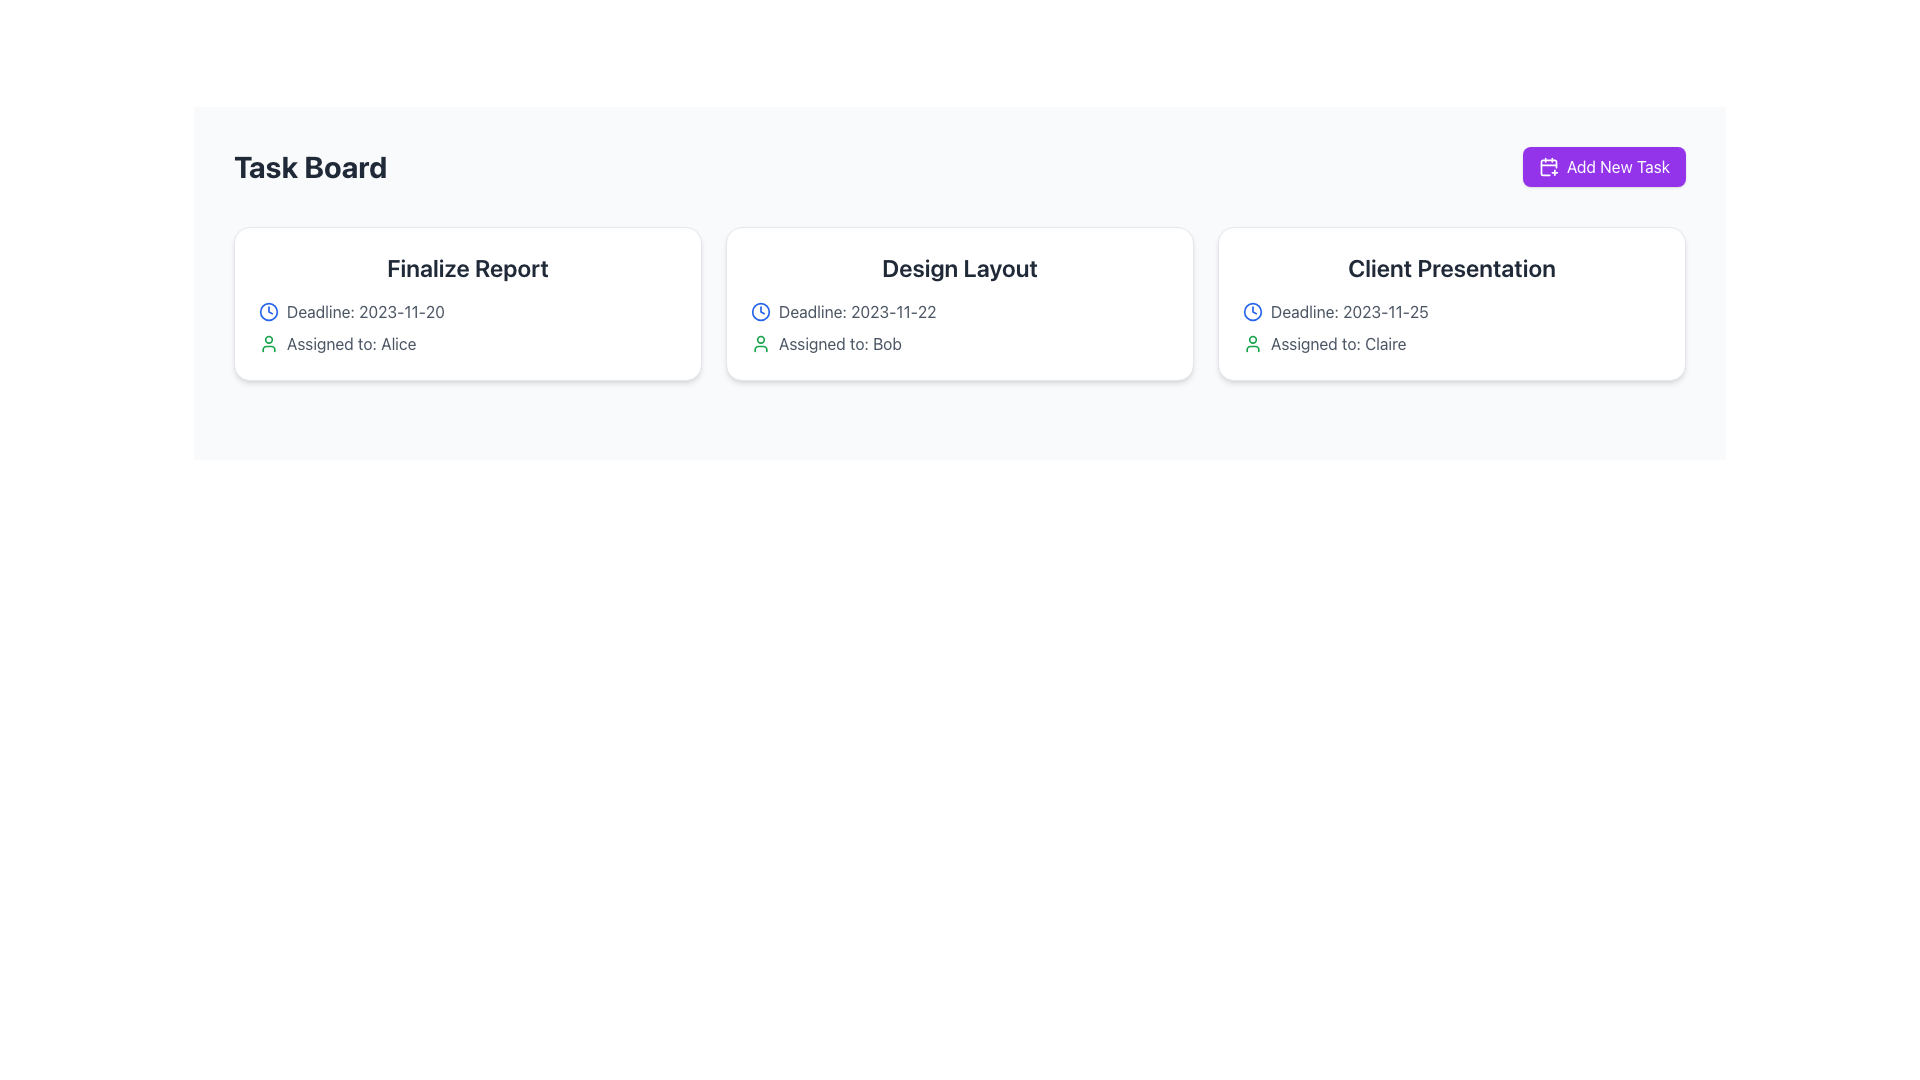 The width and height of the screenshot is (1920, 1080). I want to click on the green user silhouette icon located to the left of the 'Assigned to: Bob' text in the second card titled 'Design Layout', so click(760, 342).